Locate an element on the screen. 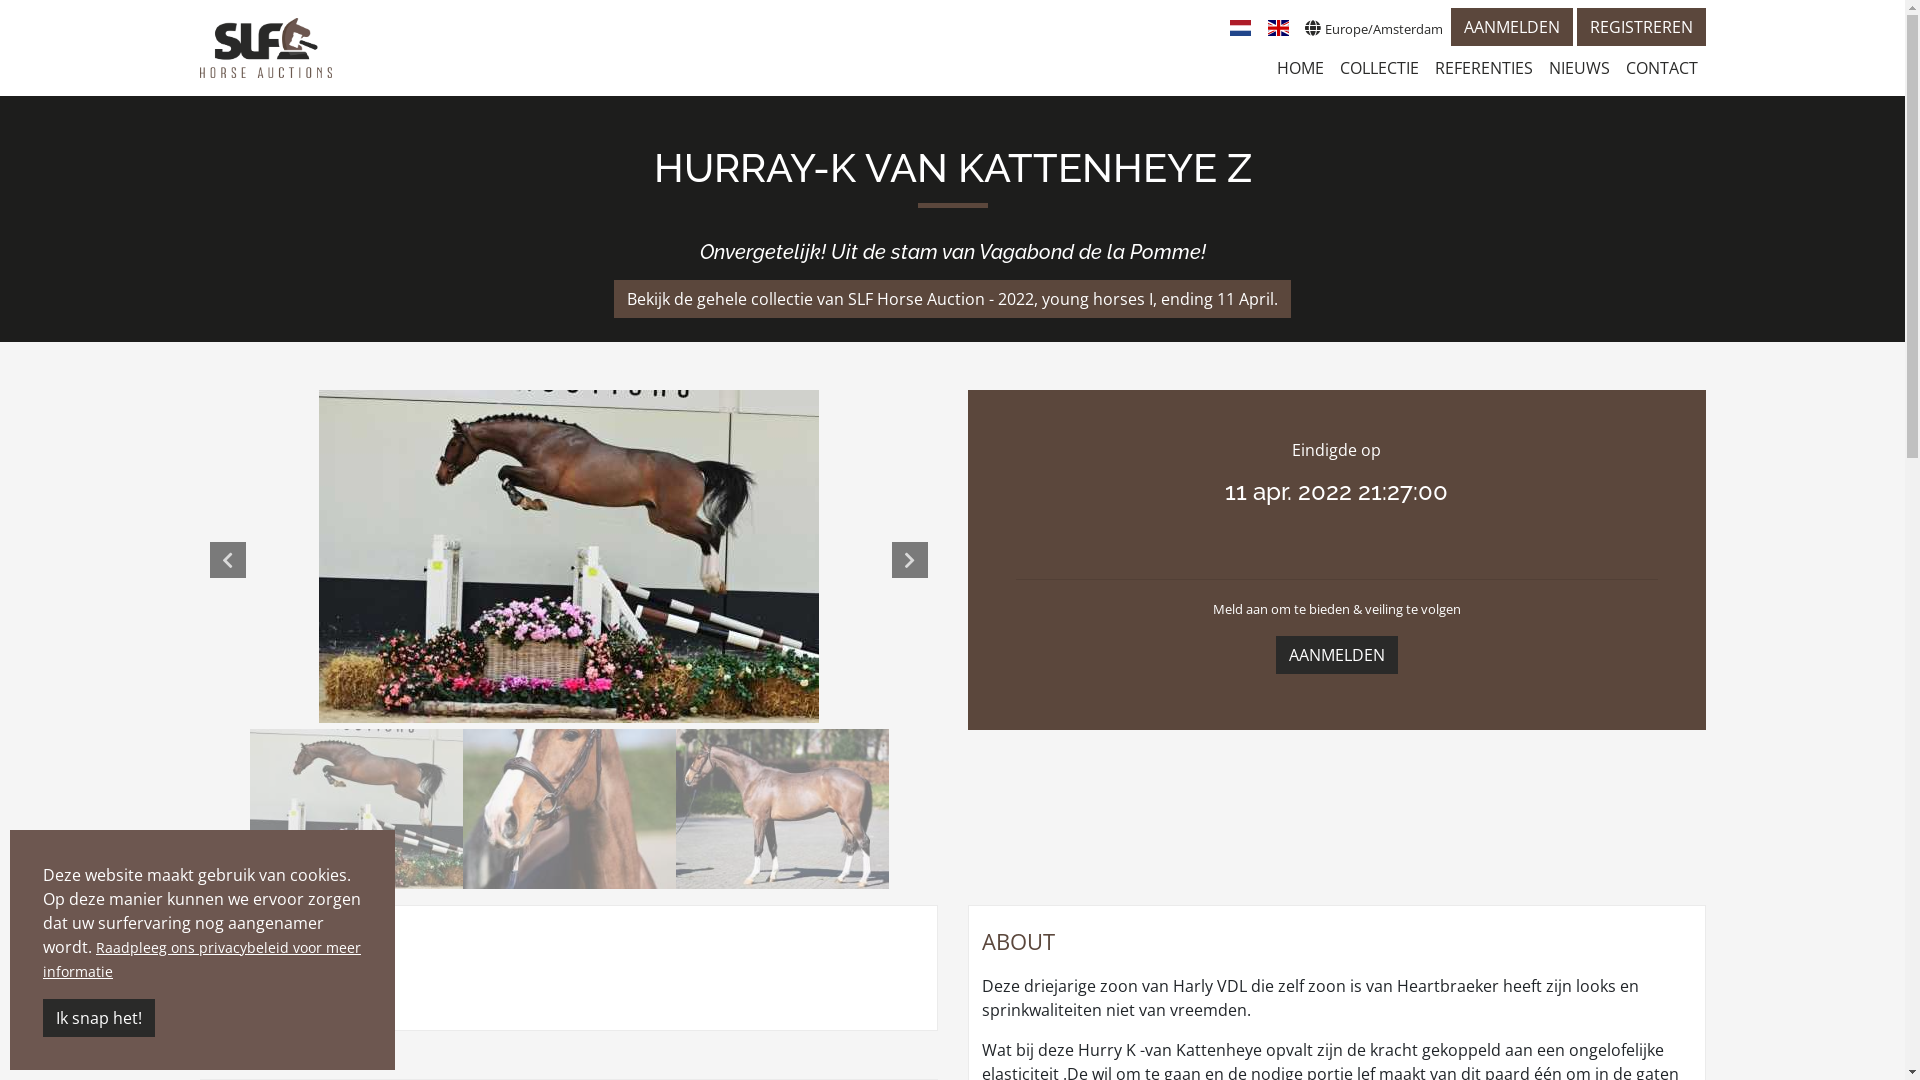  'Europe/Amsterdam' is located at coordinates (1296, 27).